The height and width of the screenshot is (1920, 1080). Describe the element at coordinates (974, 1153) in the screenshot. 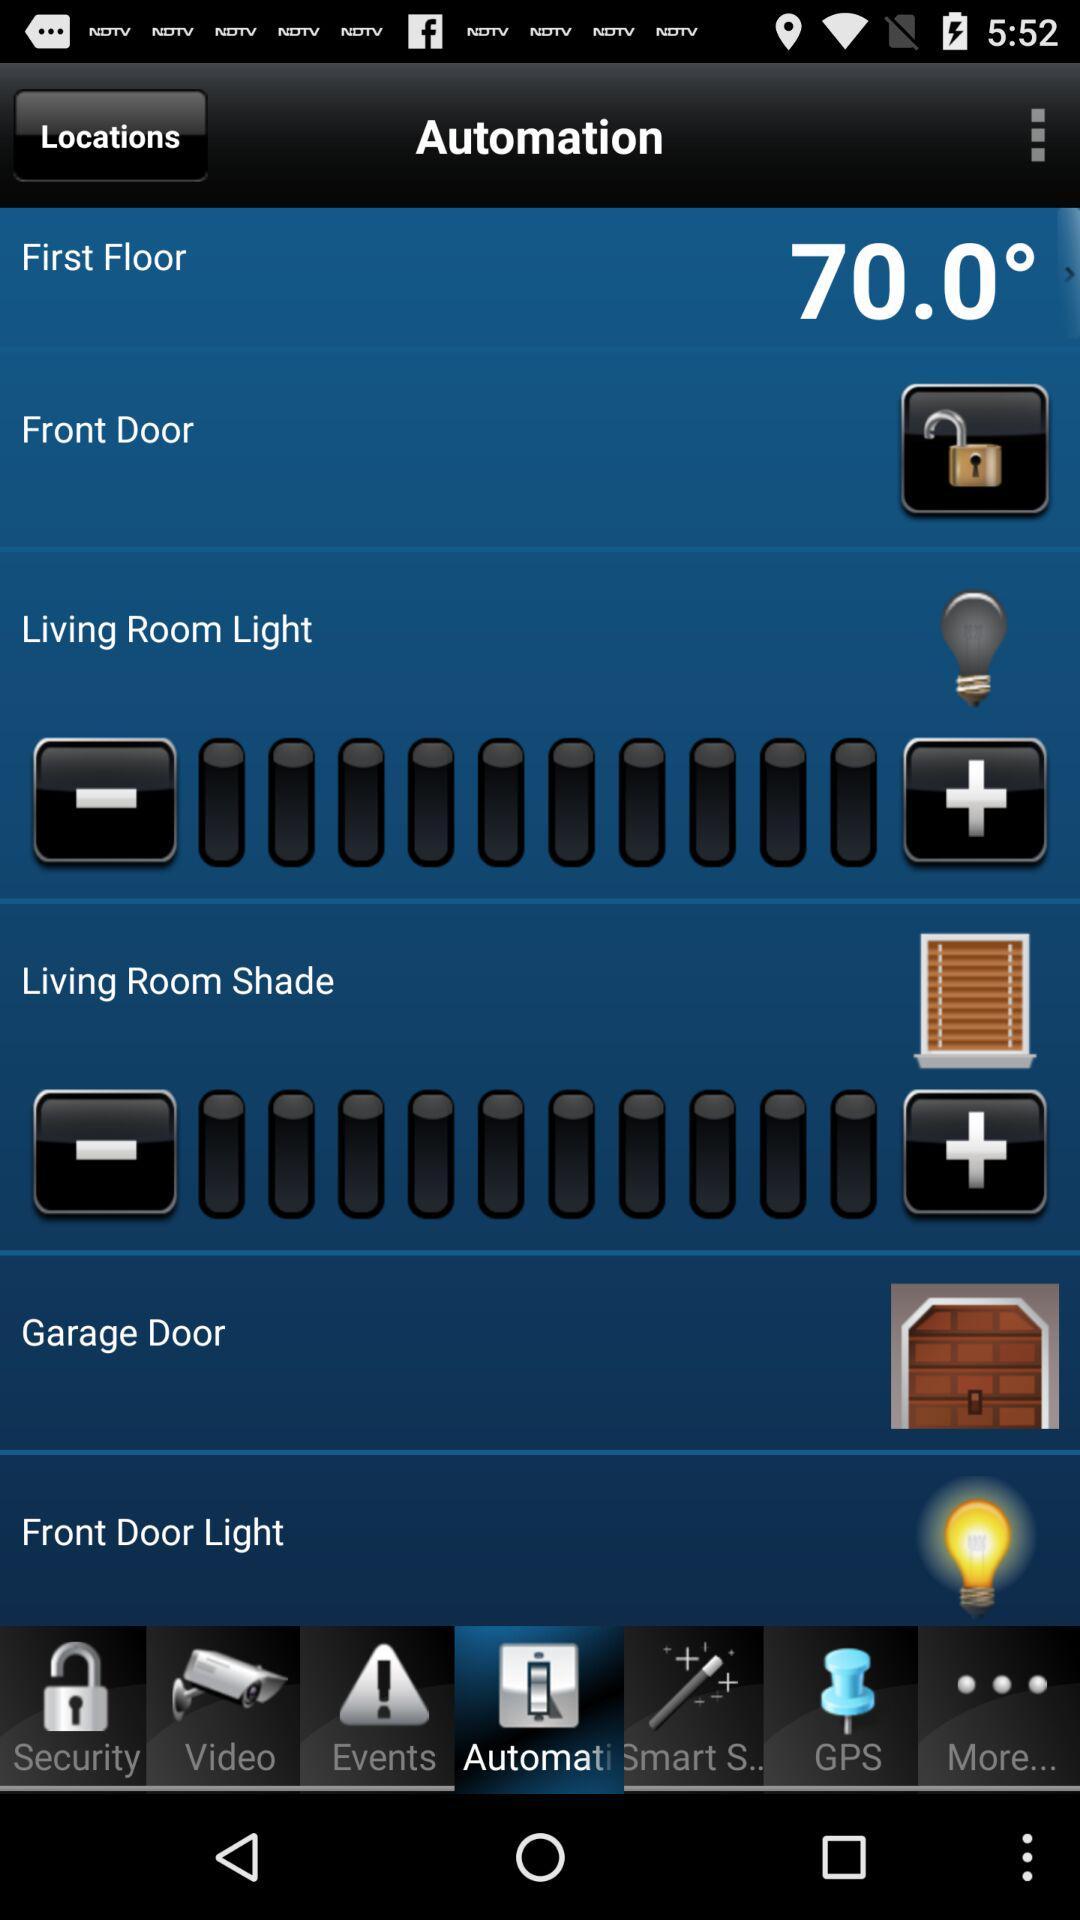

I see `locatoin add` at that location.